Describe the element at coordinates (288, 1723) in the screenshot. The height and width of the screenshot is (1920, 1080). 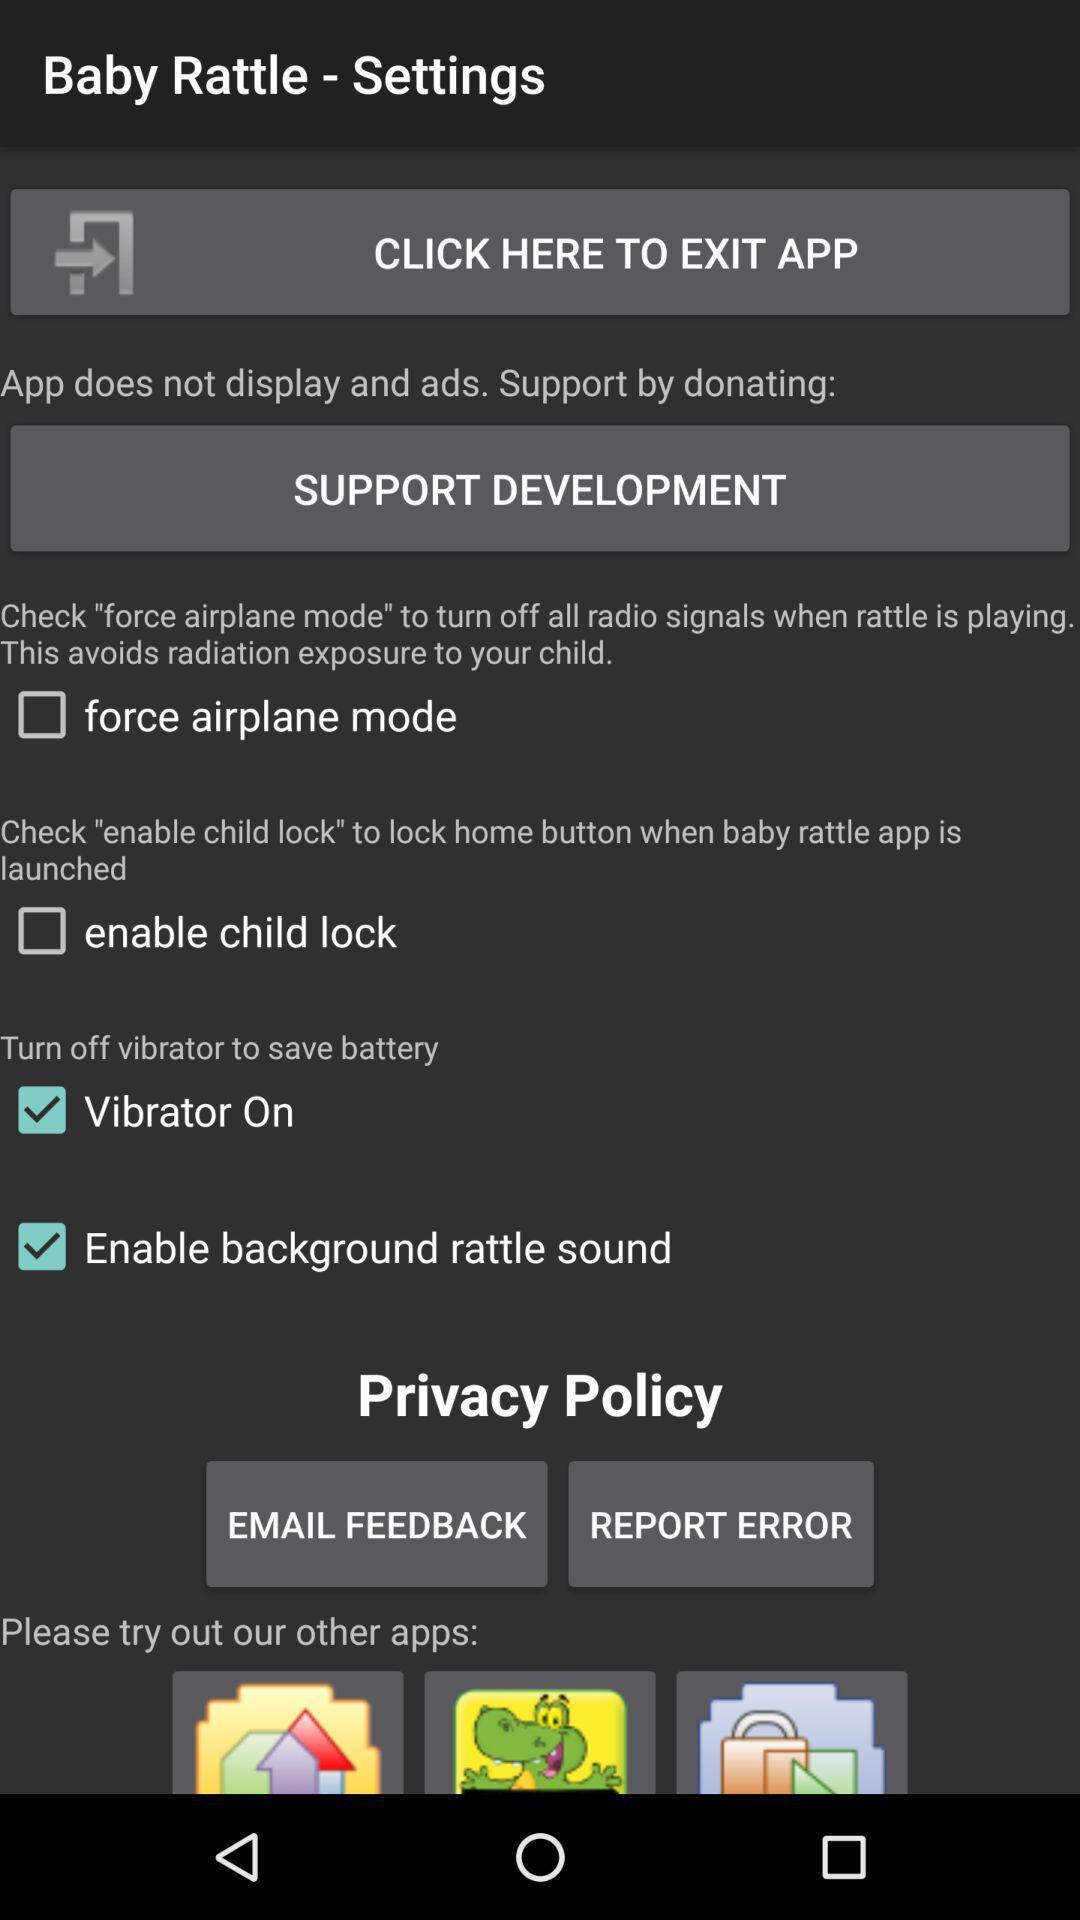
I see `app advertisement` at that location.